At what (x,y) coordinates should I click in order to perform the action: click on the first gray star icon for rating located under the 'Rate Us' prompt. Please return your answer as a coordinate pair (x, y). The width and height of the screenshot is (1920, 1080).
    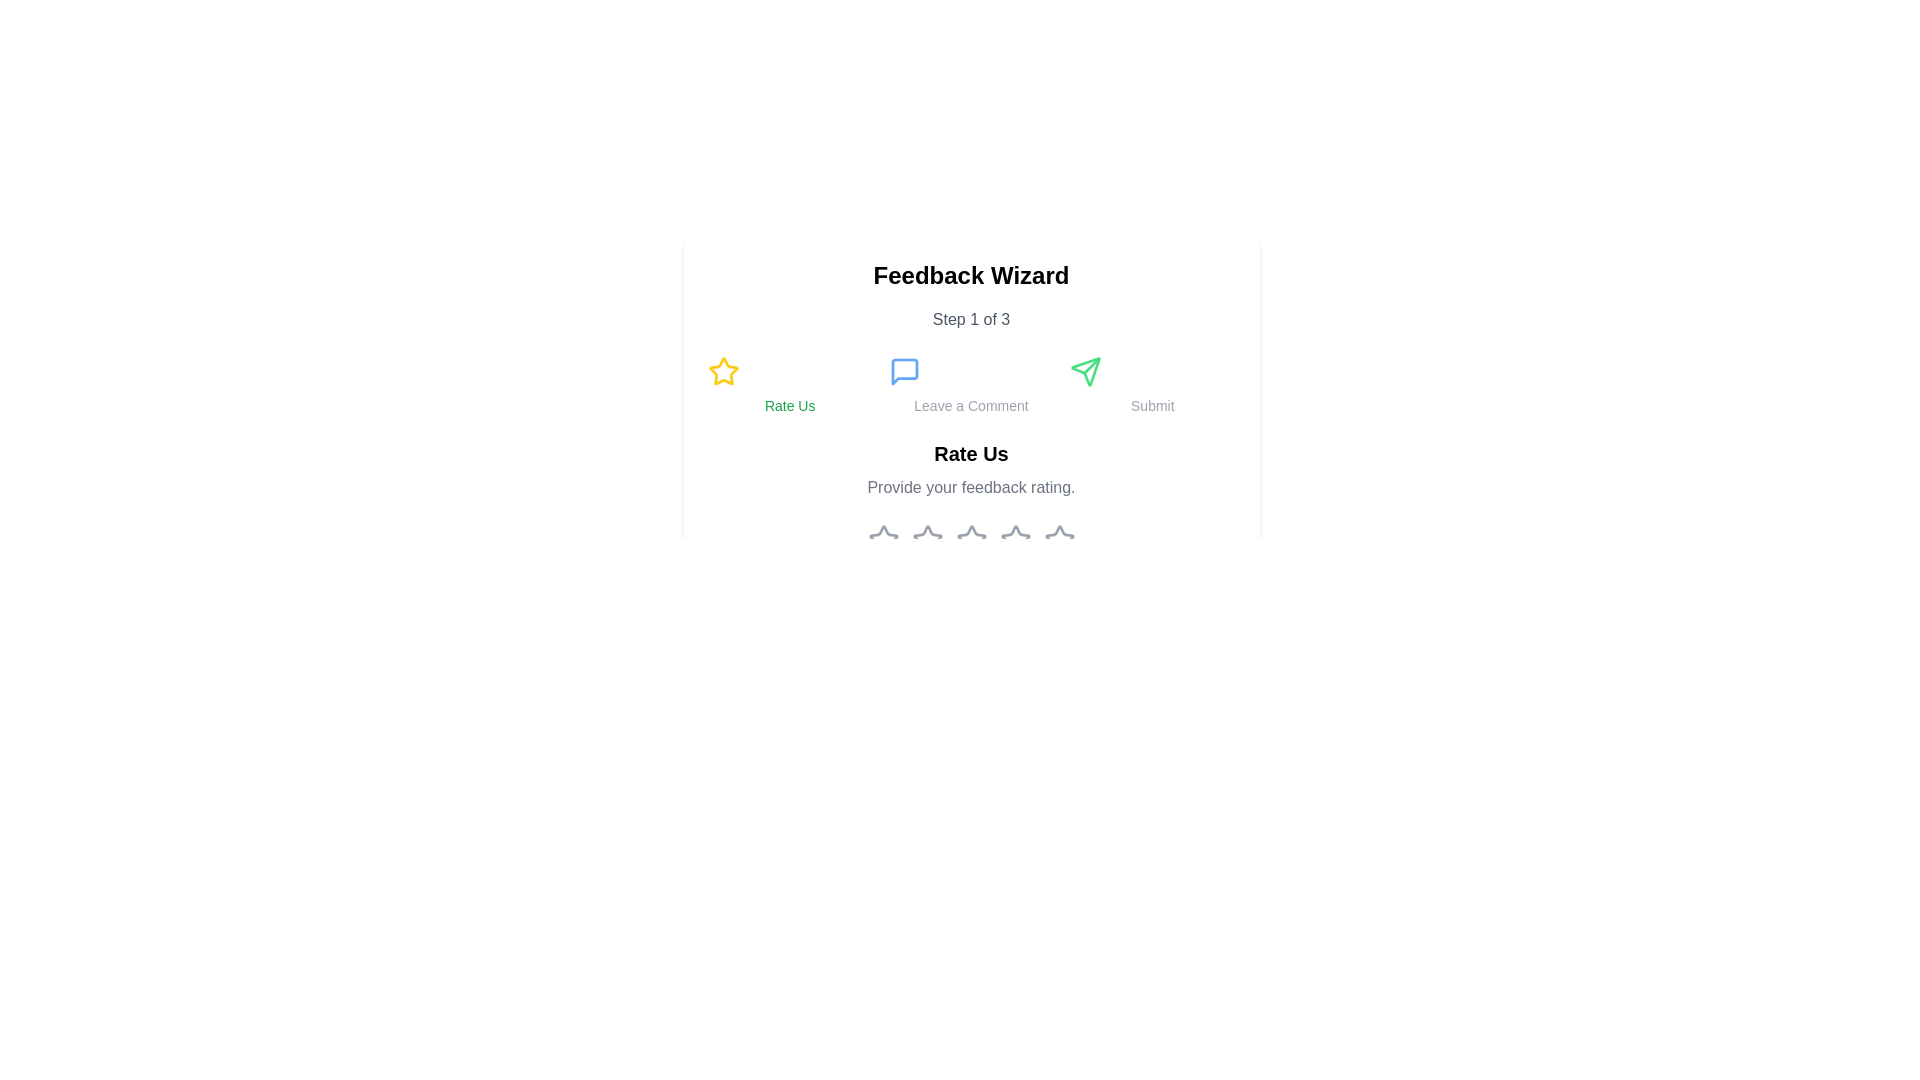
    Looking at the image, I should click on (882, 540).